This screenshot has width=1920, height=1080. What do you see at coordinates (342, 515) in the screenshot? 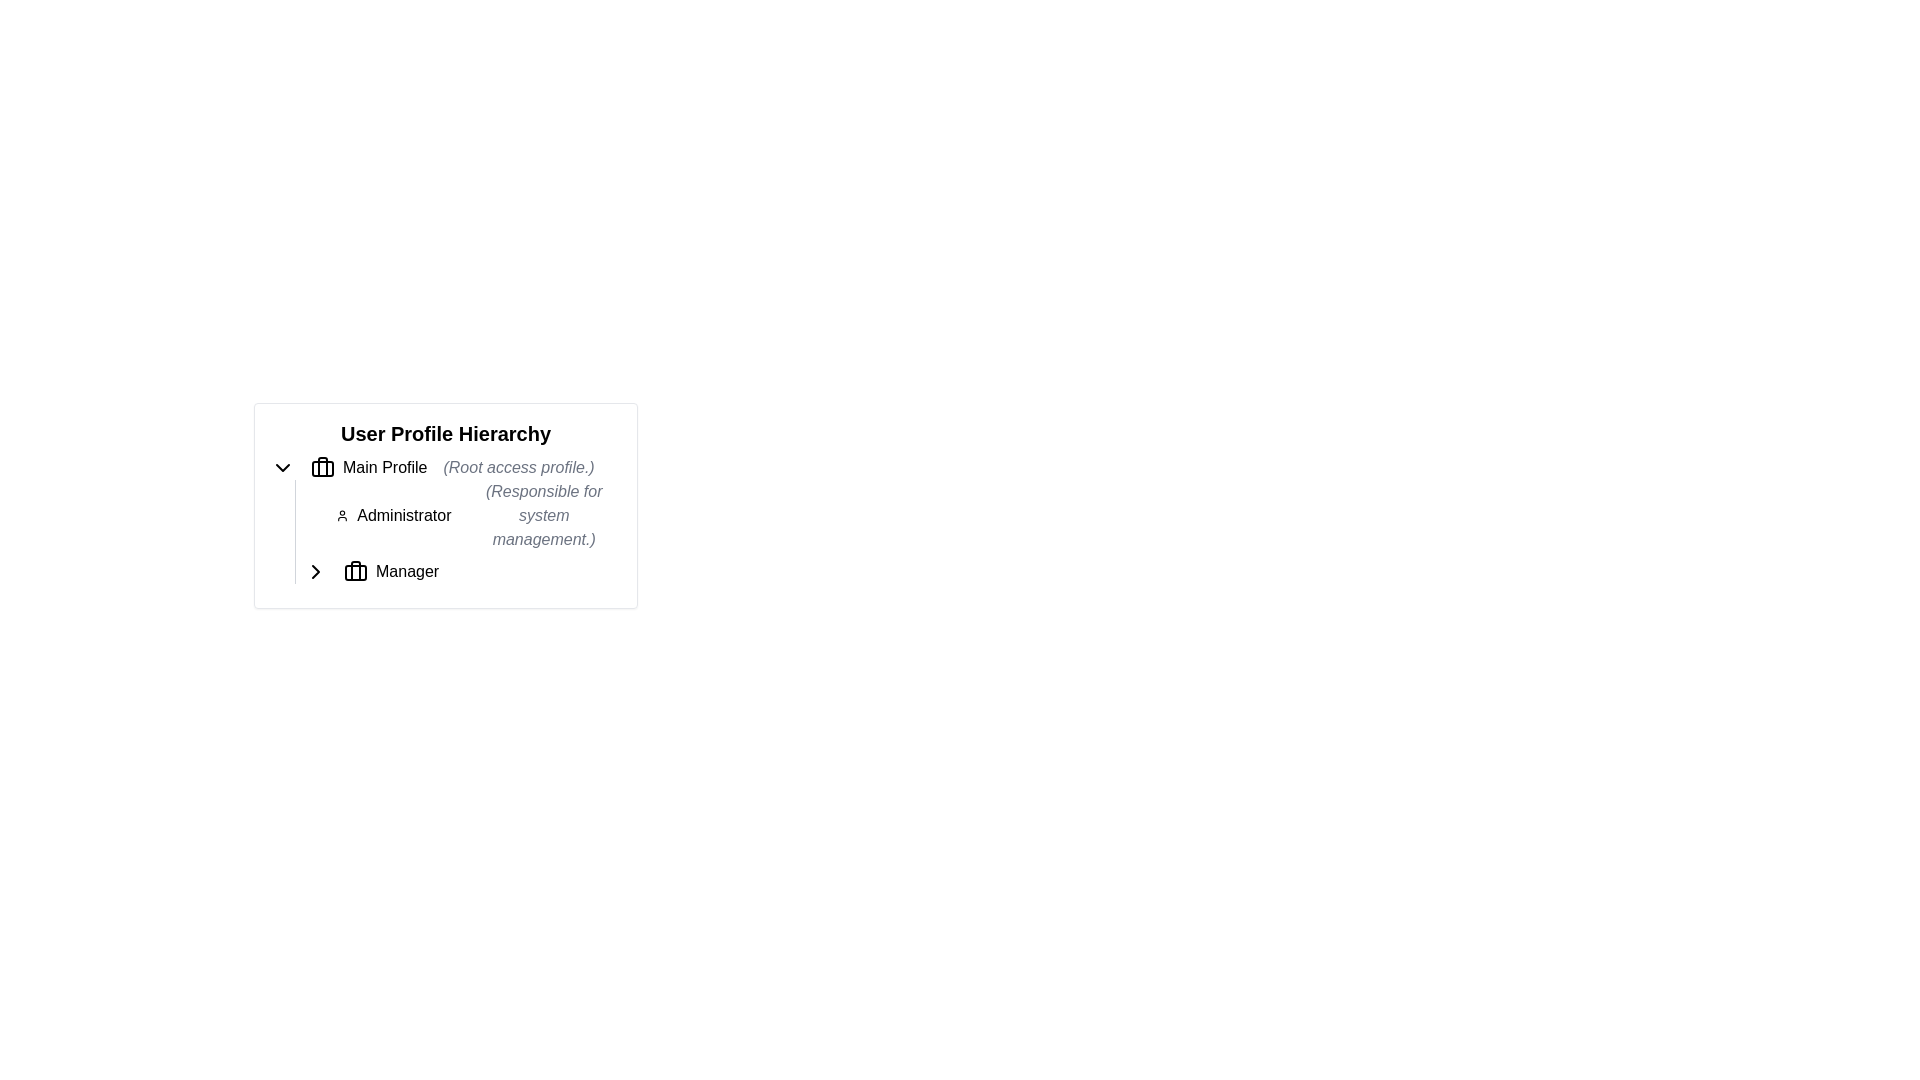
I see `Administrator role icon located to the left of the text '(Responsible for system management.)' within the user profile hierarchy component` at bounding box center [342, 515].